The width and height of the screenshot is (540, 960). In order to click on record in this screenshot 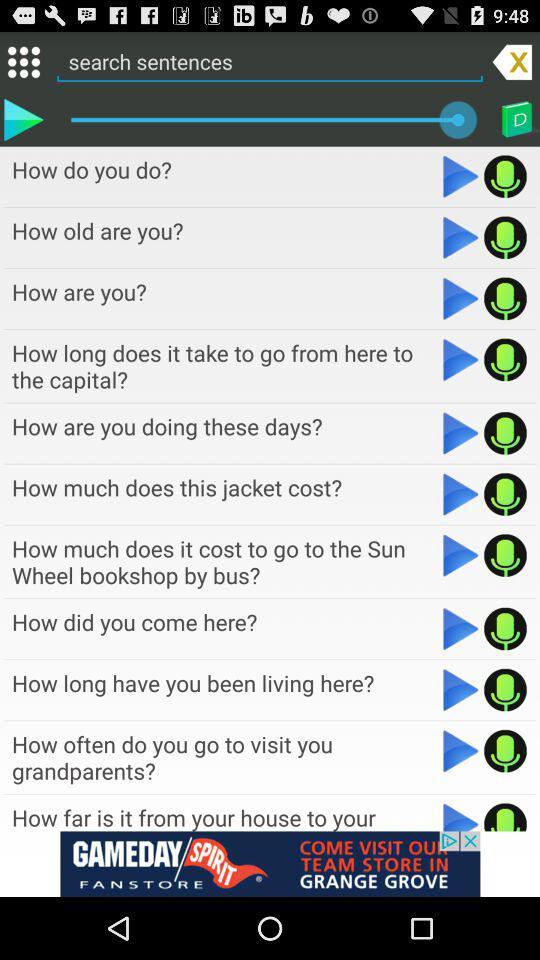, I will do `click(504, 297)`.